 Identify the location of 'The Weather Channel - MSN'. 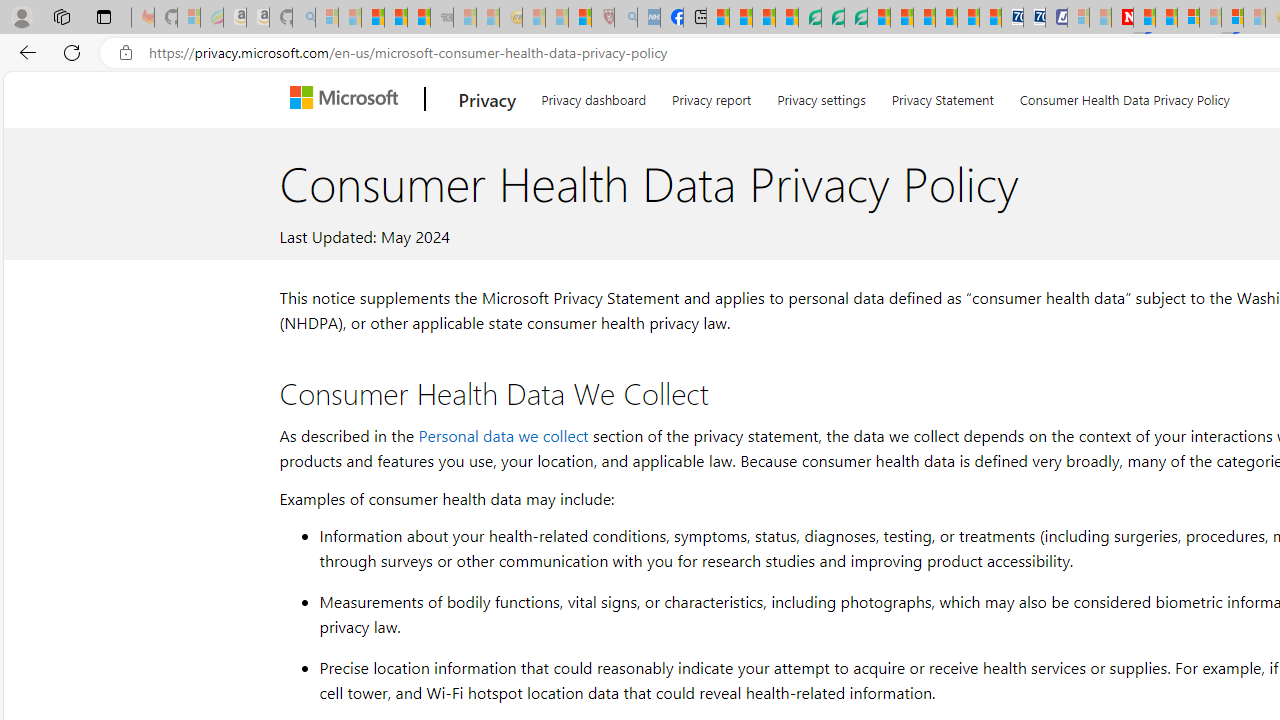
(373, 17).